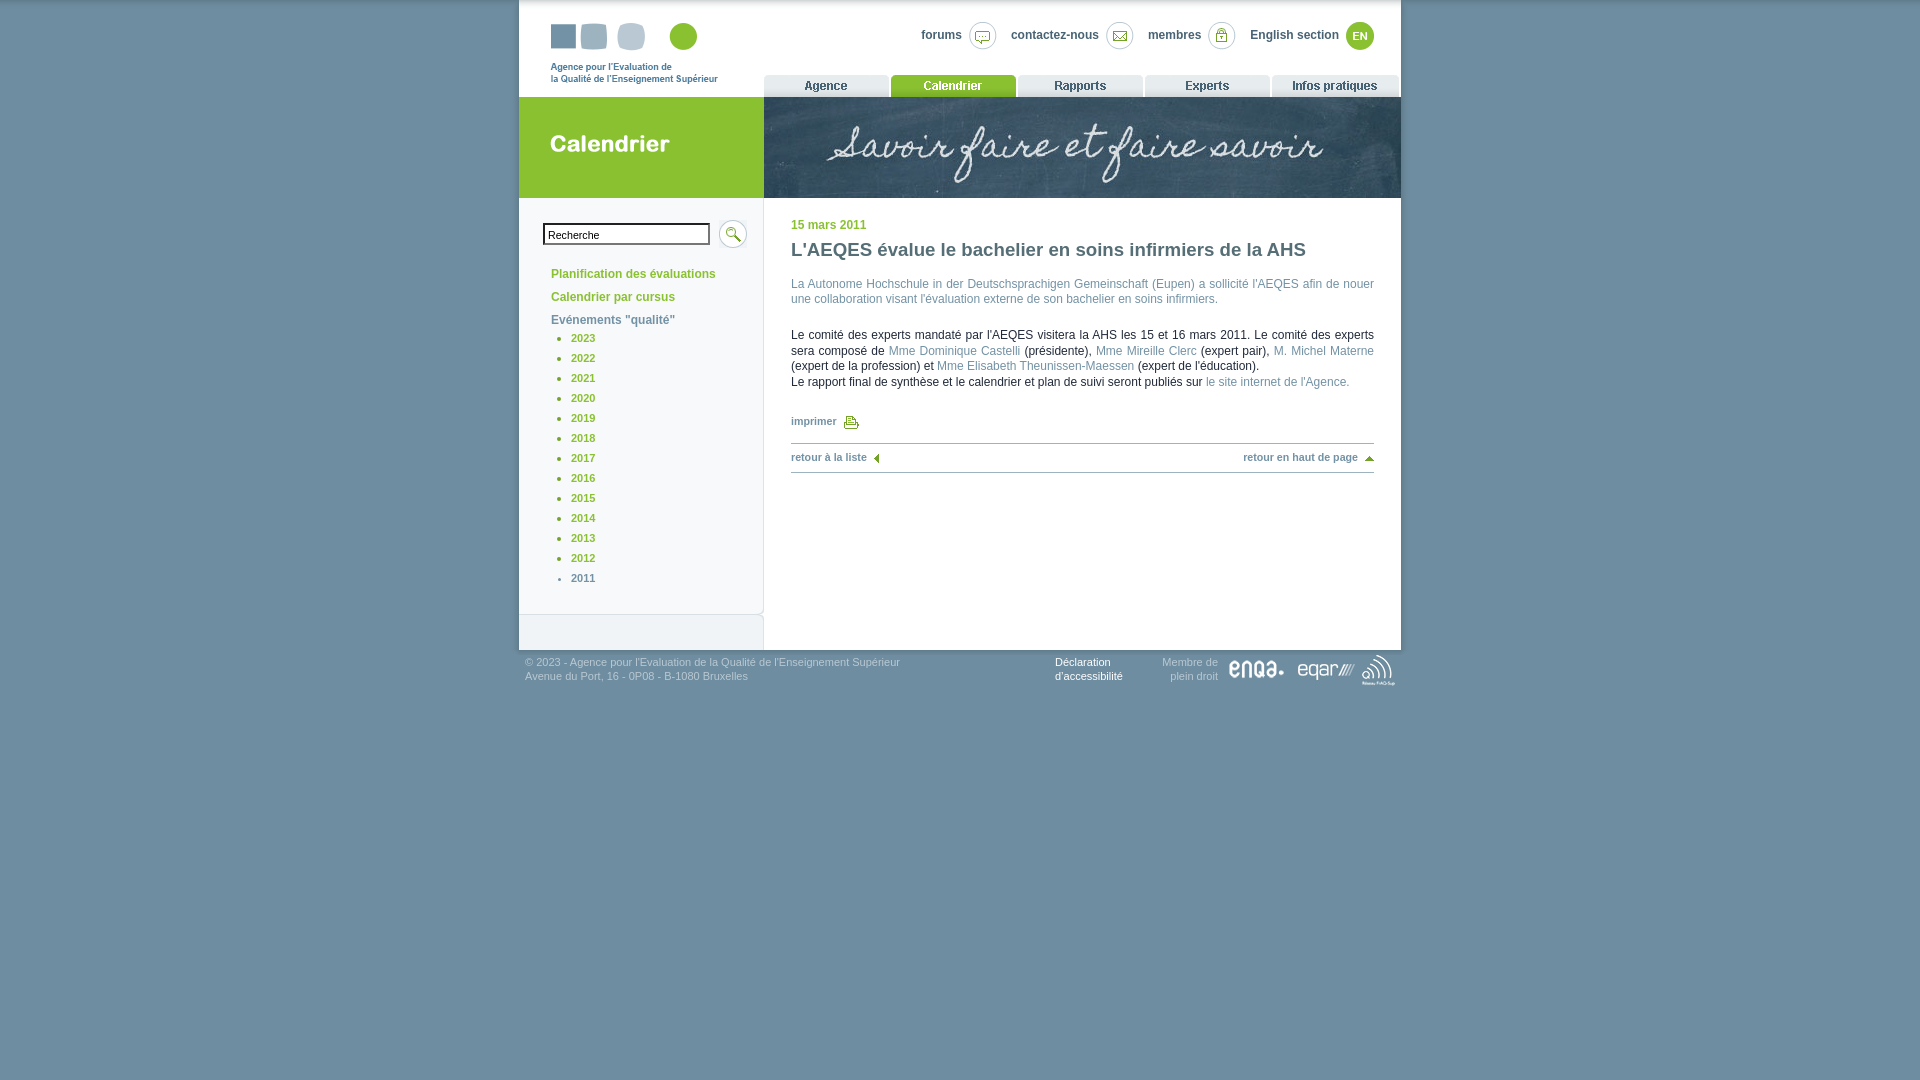 The height and width of the screenshot is (1080, 1920). What do you see at coordinates (1294, 34) in the screenshot?
I see `'English section'` at bounding box center [1294, 34].